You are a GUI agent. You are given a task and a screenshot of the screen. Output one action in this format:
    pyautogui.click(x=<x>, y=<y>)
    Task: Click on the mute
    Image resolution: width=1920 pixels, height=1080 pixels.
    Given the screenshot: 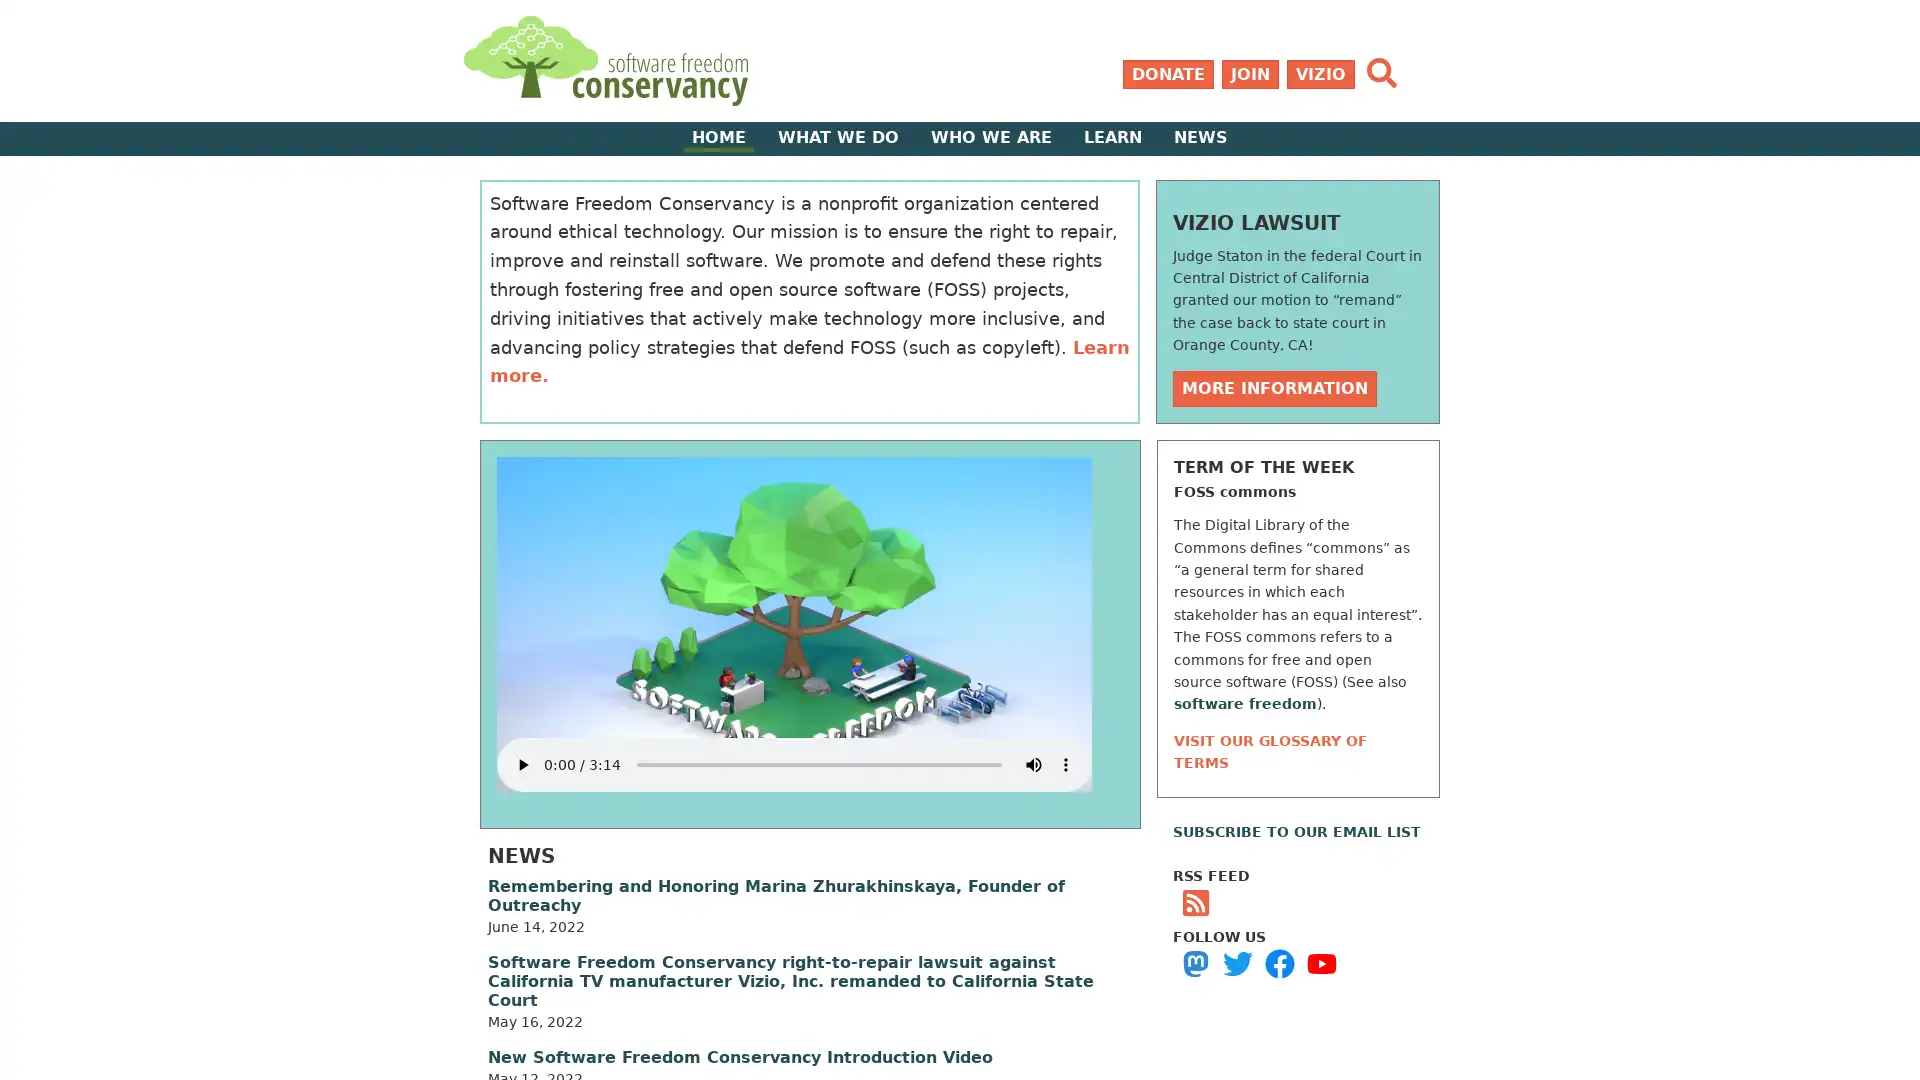 What is the action you would take?
    pyautogui.click(x=1033, y=763)
    